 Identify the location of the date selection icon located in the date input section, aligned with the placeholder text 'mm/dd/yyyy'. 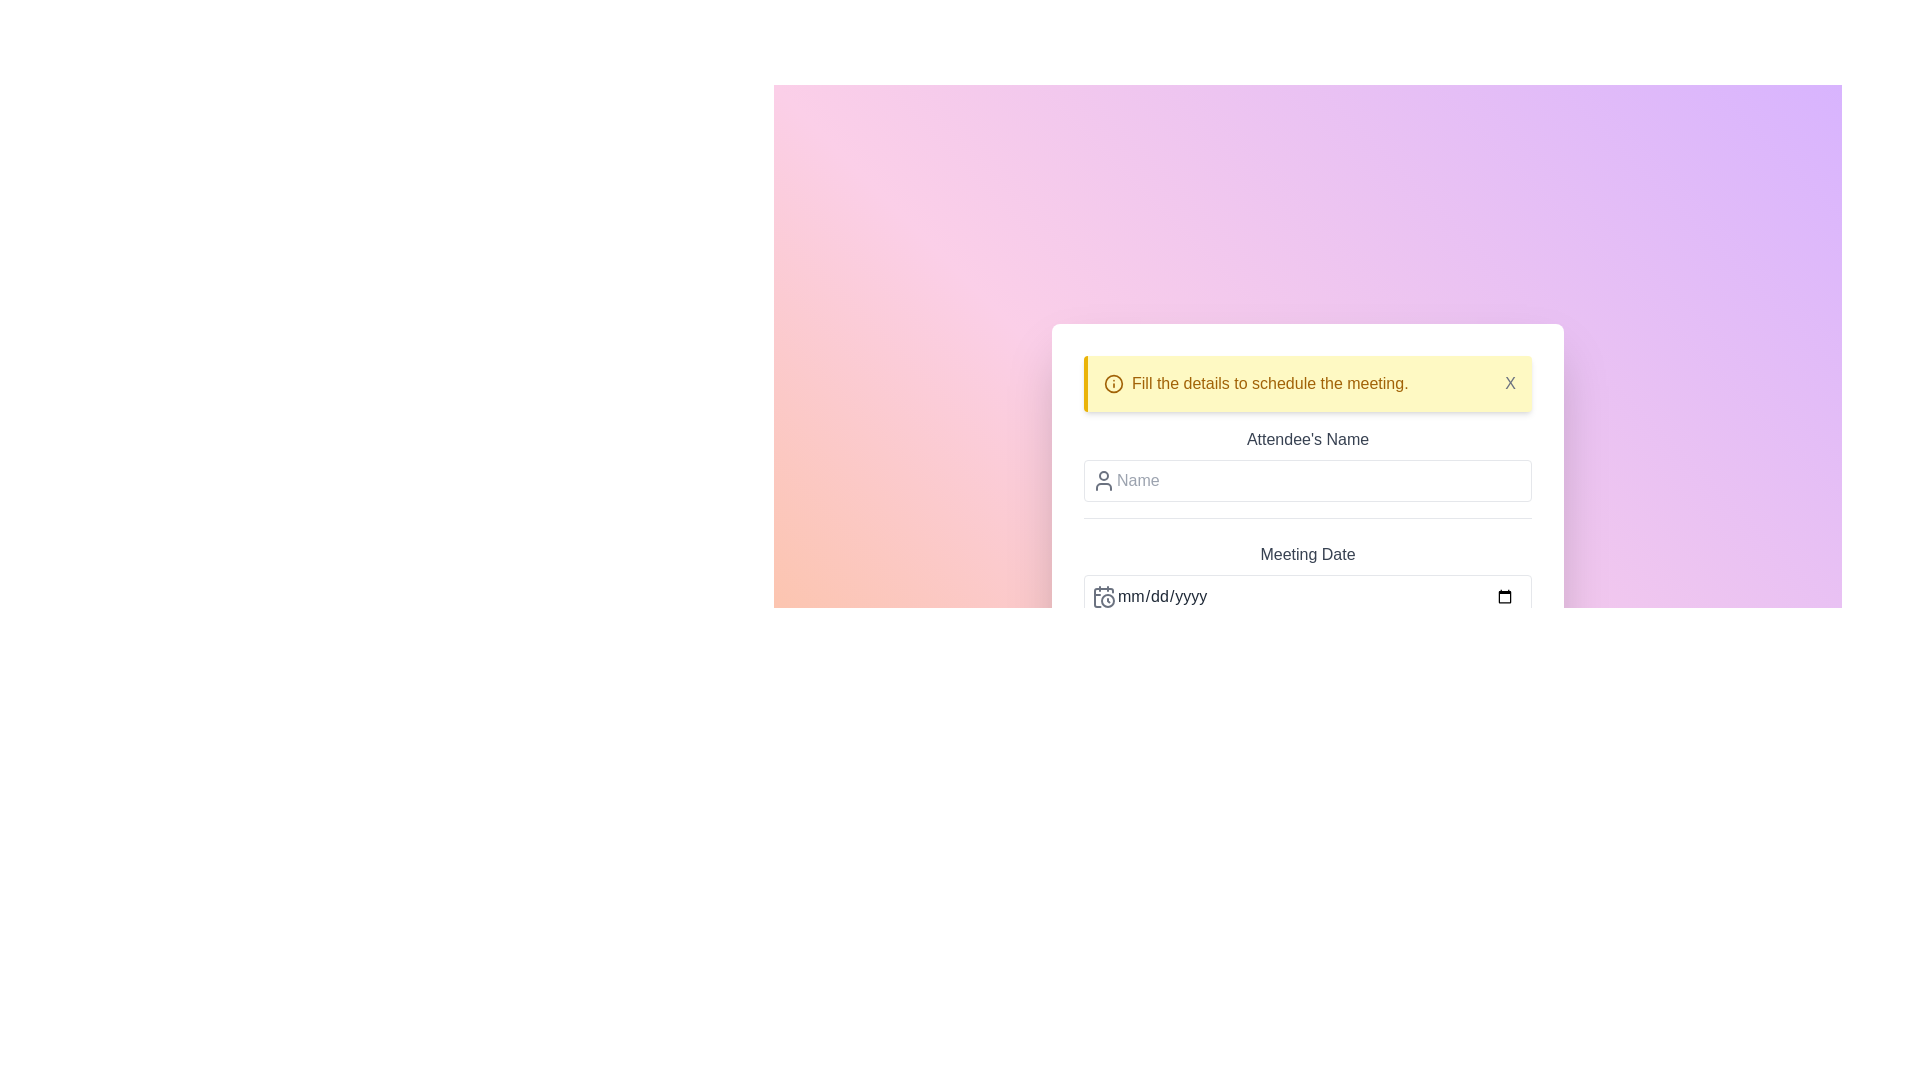
(1103, 596).